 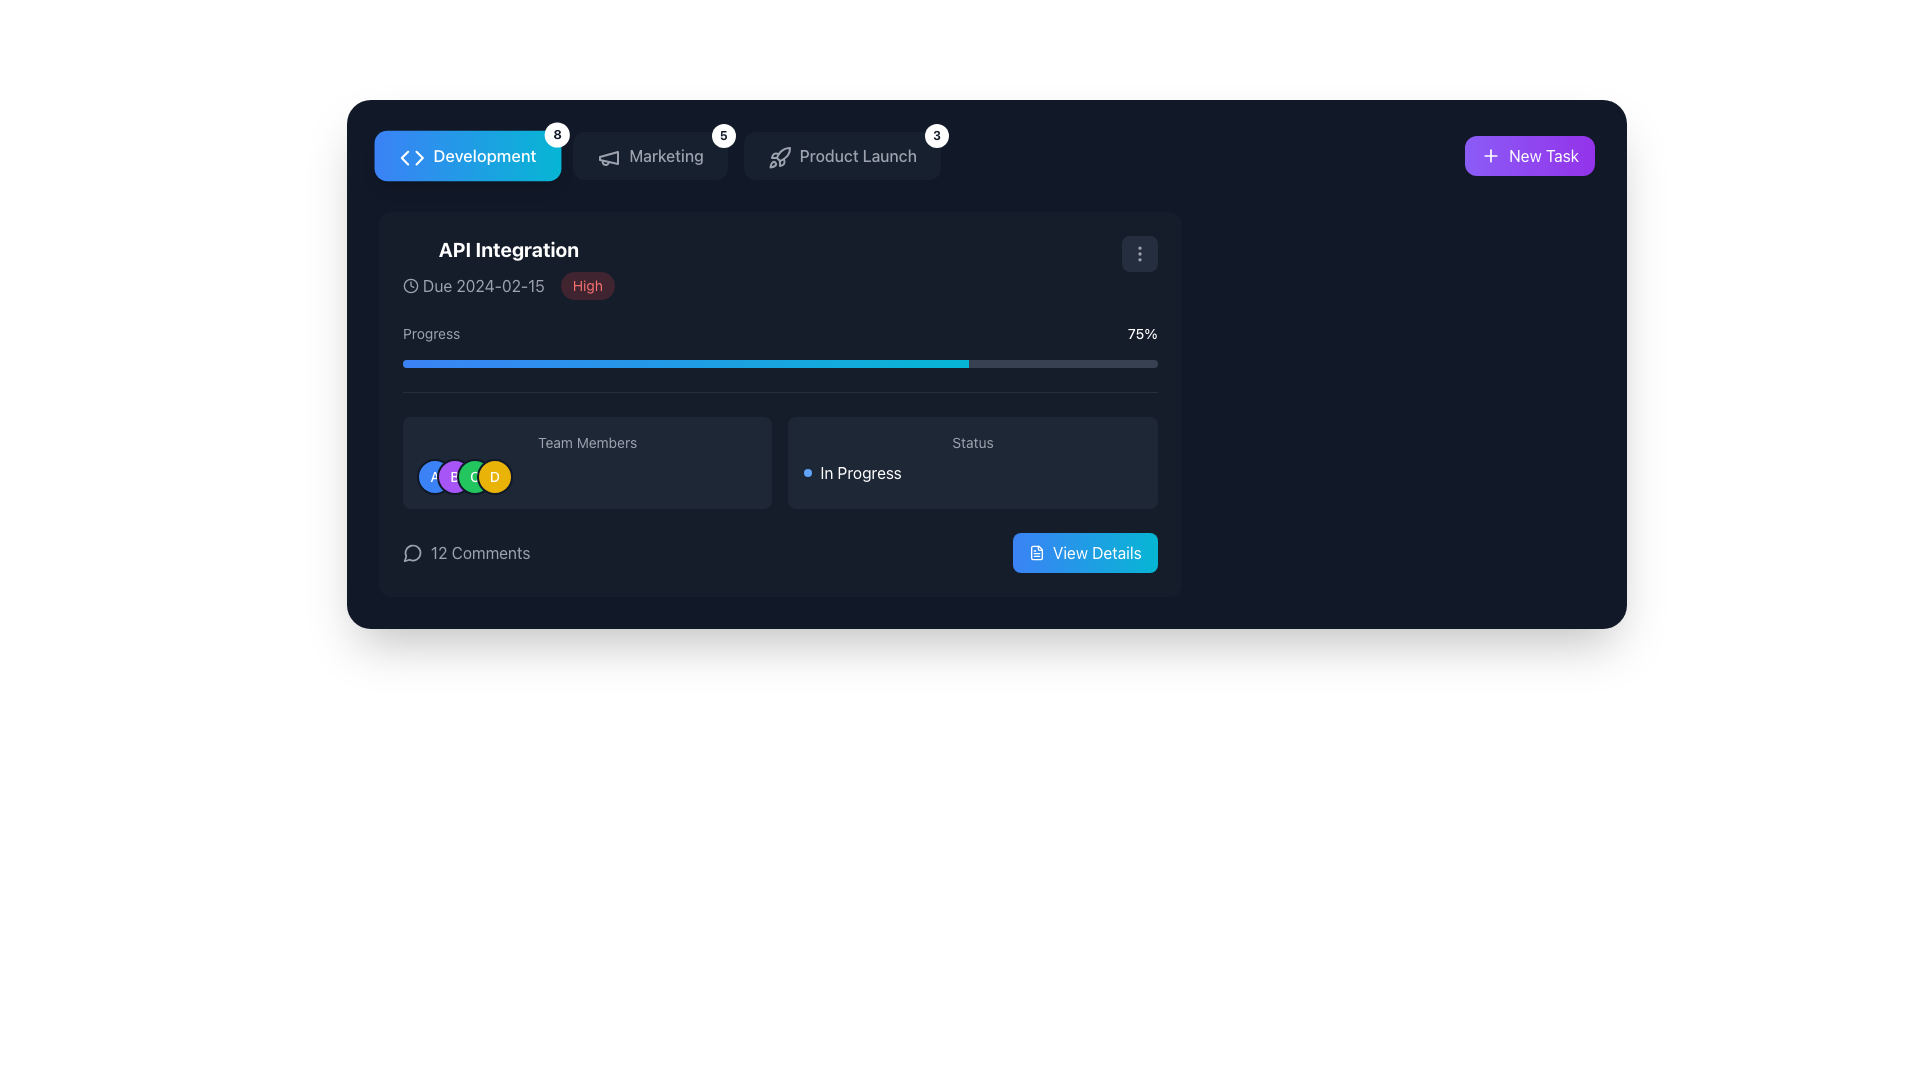 I want to click on the text label displaying the due date and priority level for the task located beneath the 'API Integration' heading and to the left of the 'Progress' bar, so click(x=508, y=285).